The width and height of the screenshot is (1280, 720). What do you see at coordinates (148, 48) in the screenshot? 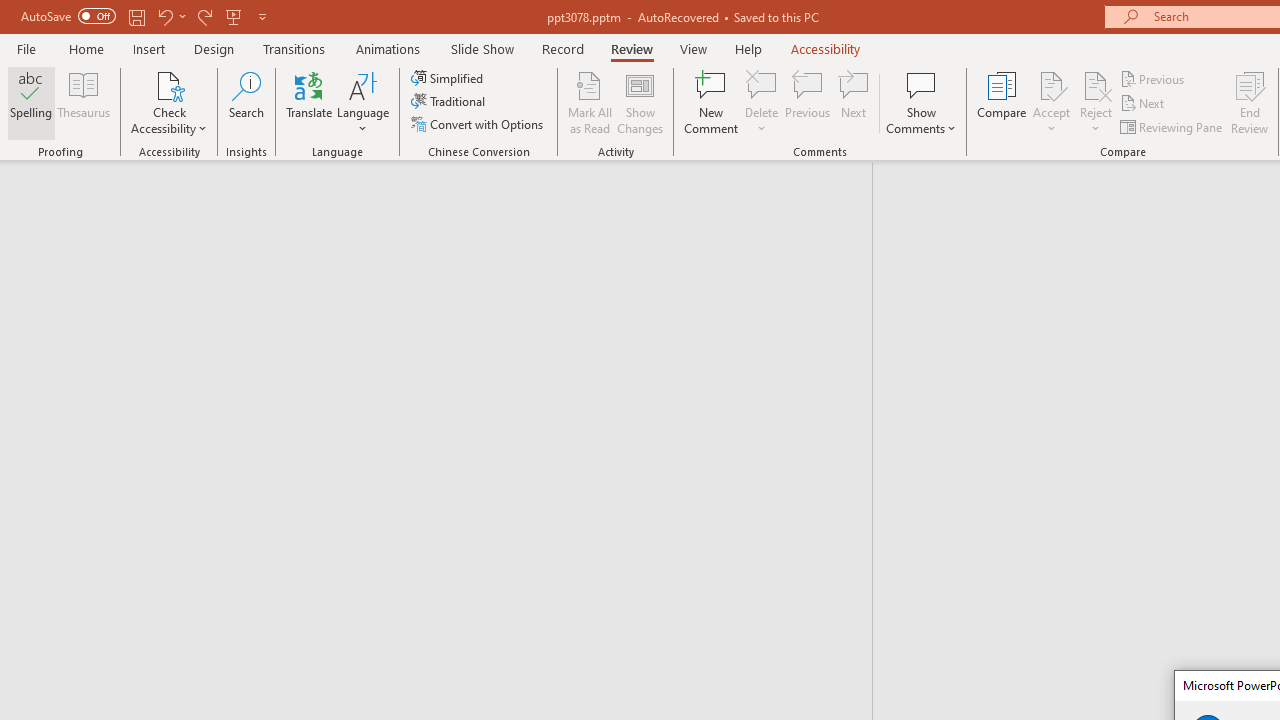
I see `'Insert'` at bounding box center [148, 48].